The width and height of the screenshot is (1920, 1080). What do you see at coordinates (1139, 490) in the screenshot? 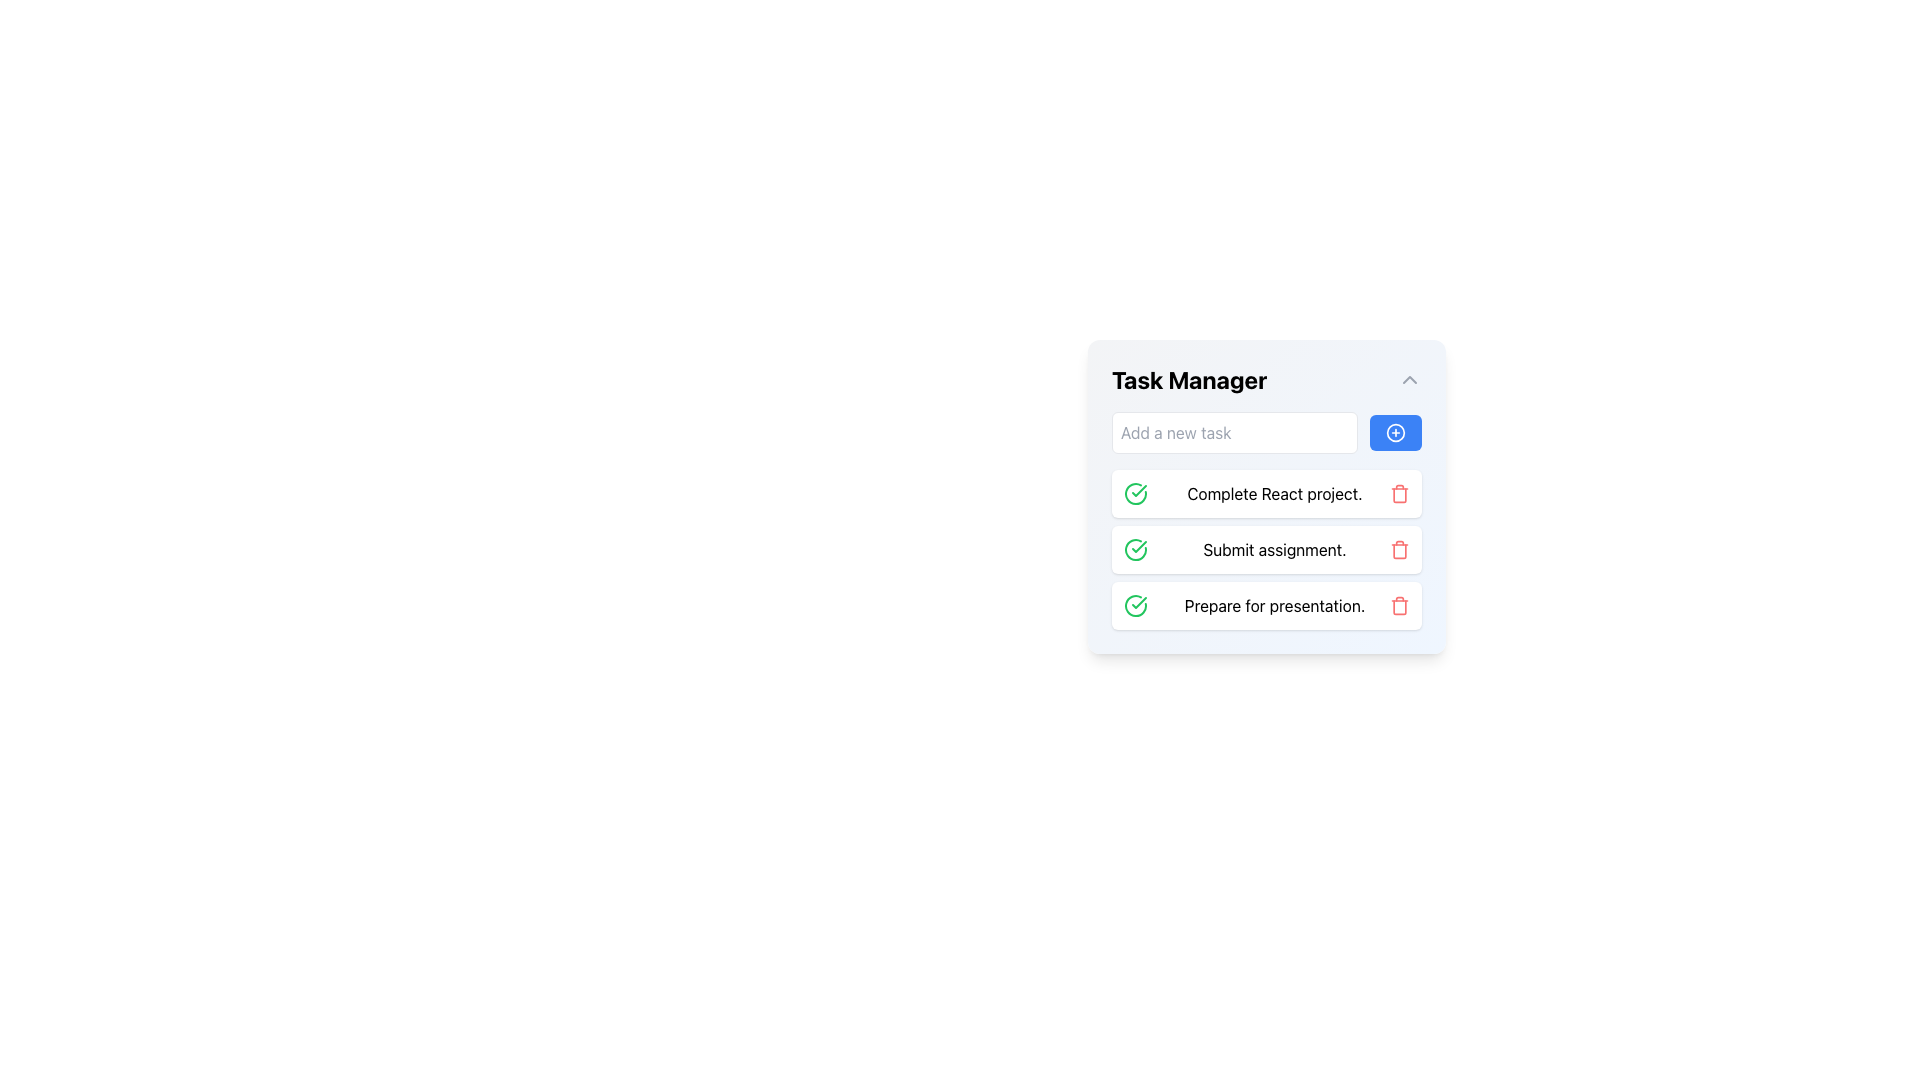
I see `the checkmark icon that marks the associated task as completed in the task list, located in the middle-left sector and aligned with the second task item` at bounding box center [1139, 490].